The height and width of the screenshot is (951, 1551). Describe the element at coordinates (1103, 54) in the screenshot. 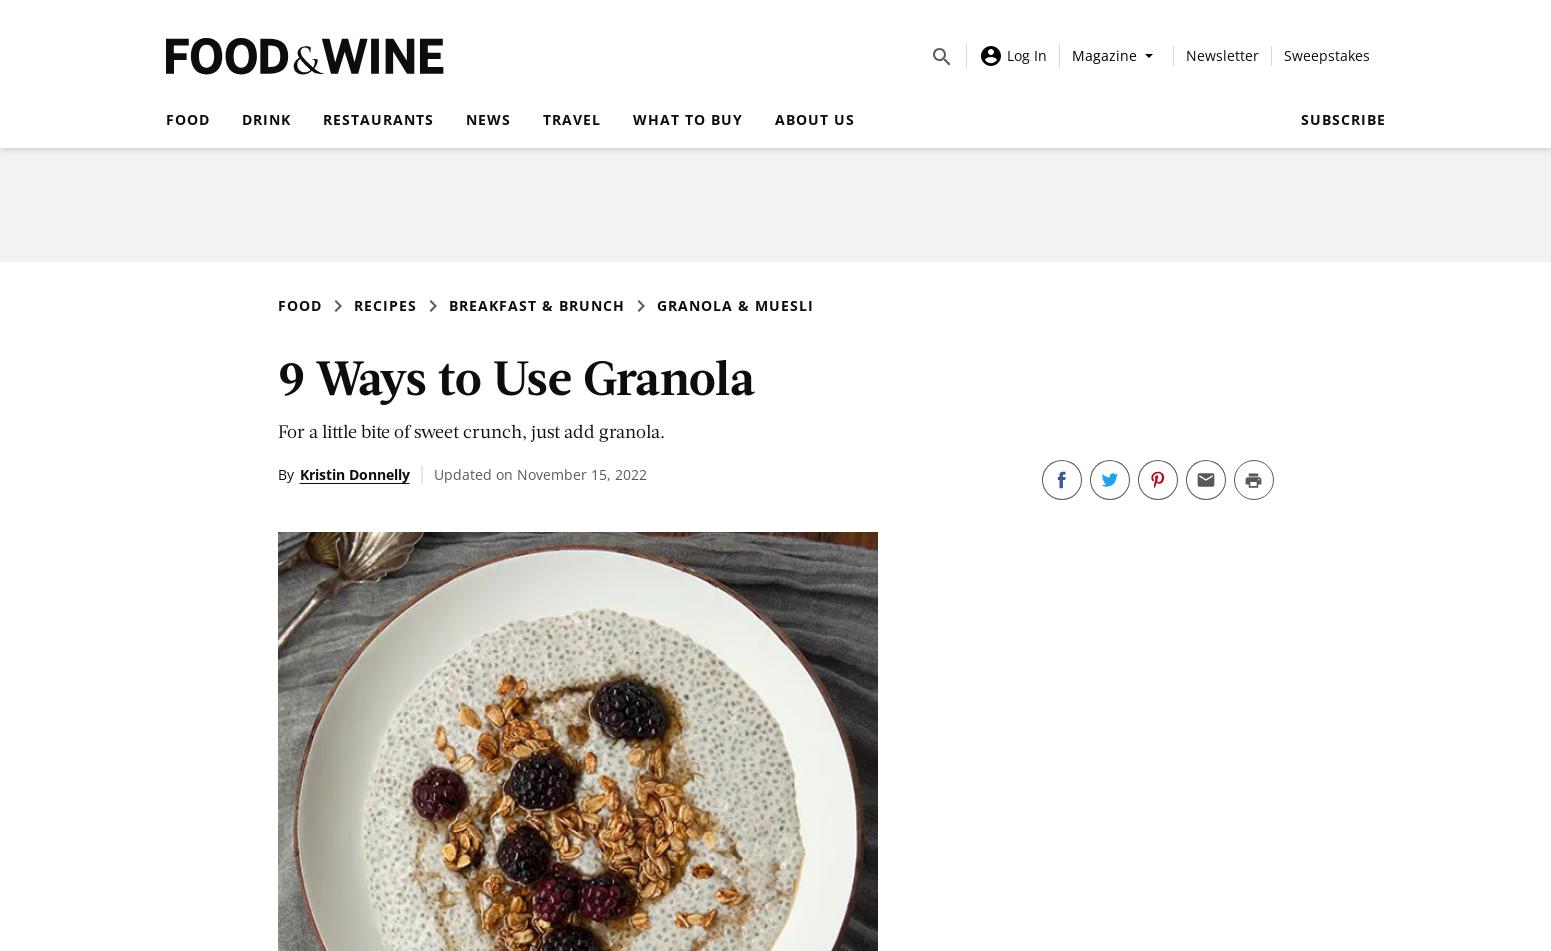

I see `'Magazine'` at that location.